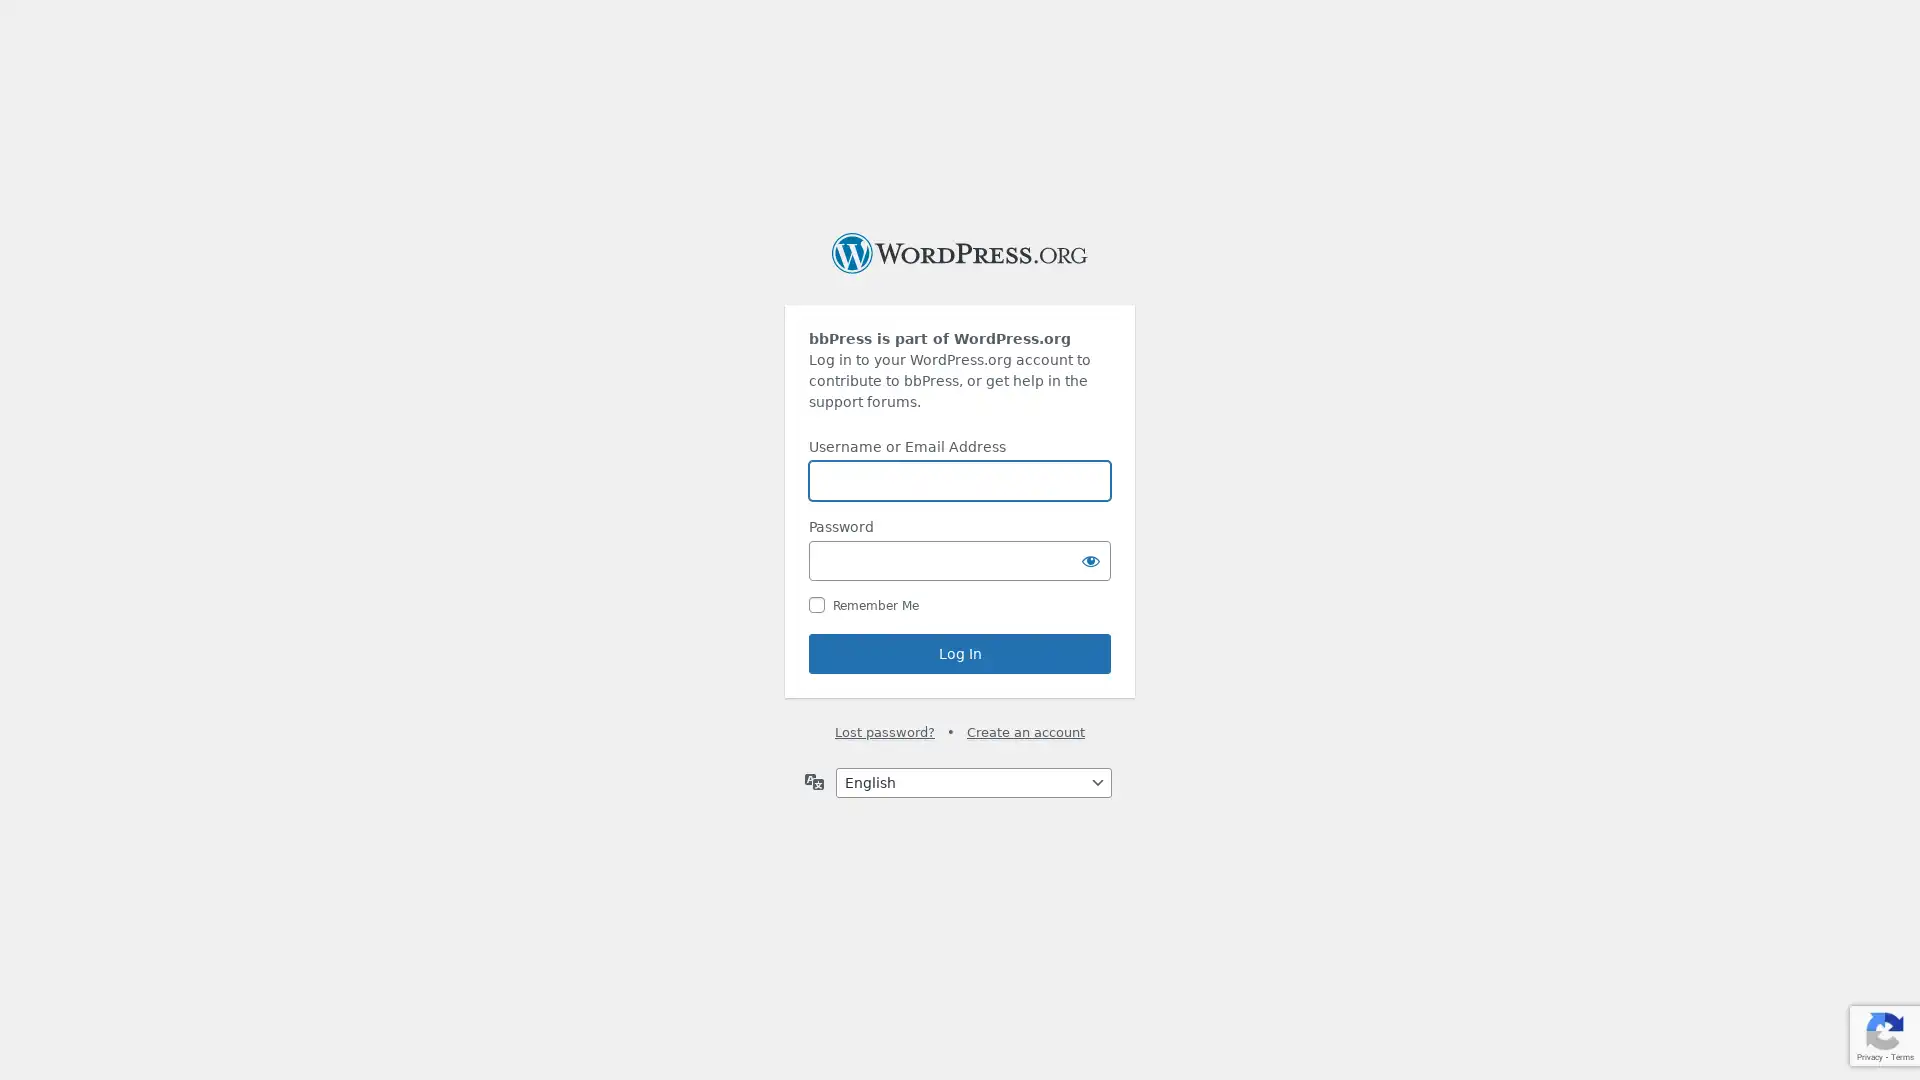 The width and height of the screenshot is (1920, 1080). Describe the element at coordinates (960, 654) in the screenshot. I see `Log In` at that location.